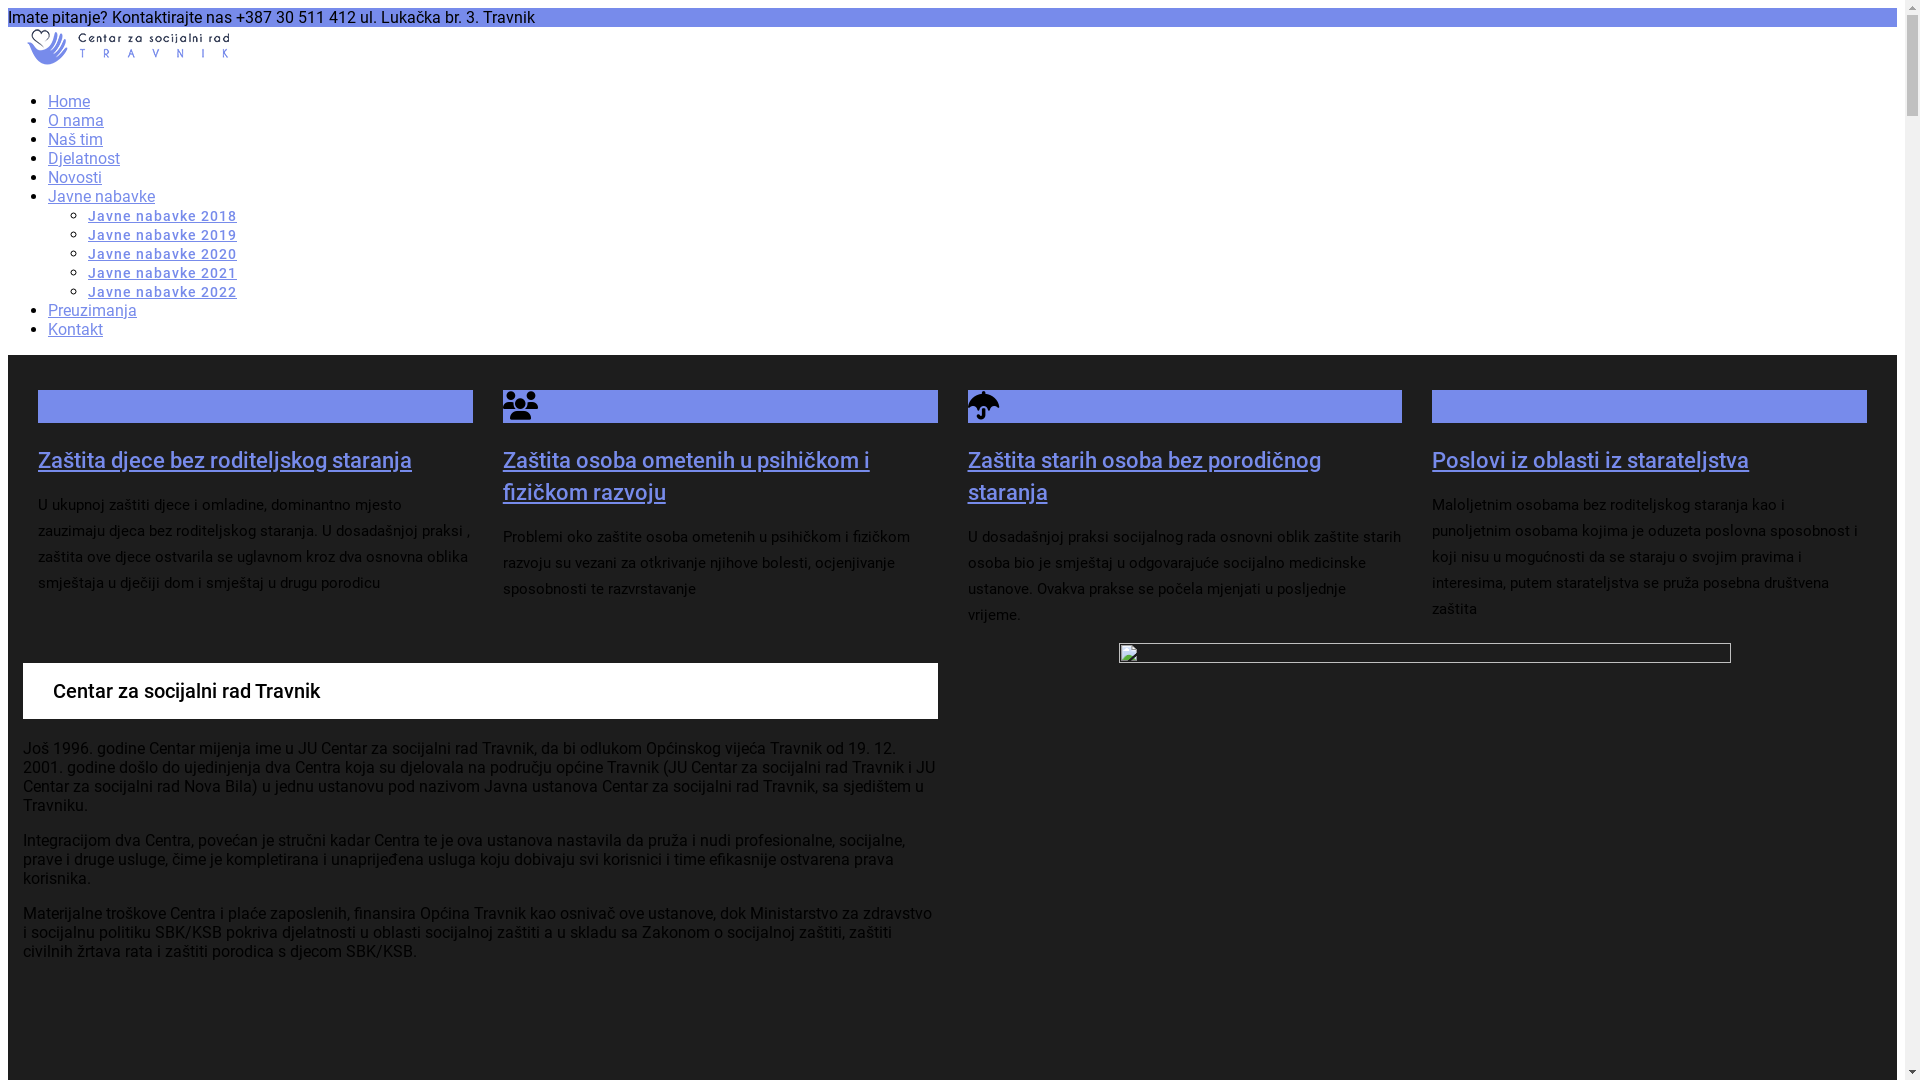 The width and height of the screenshot is (1920, 1080). Describe the element at coordinates (75, 176) in the screenshot. I see `'Novosti'` at that location.